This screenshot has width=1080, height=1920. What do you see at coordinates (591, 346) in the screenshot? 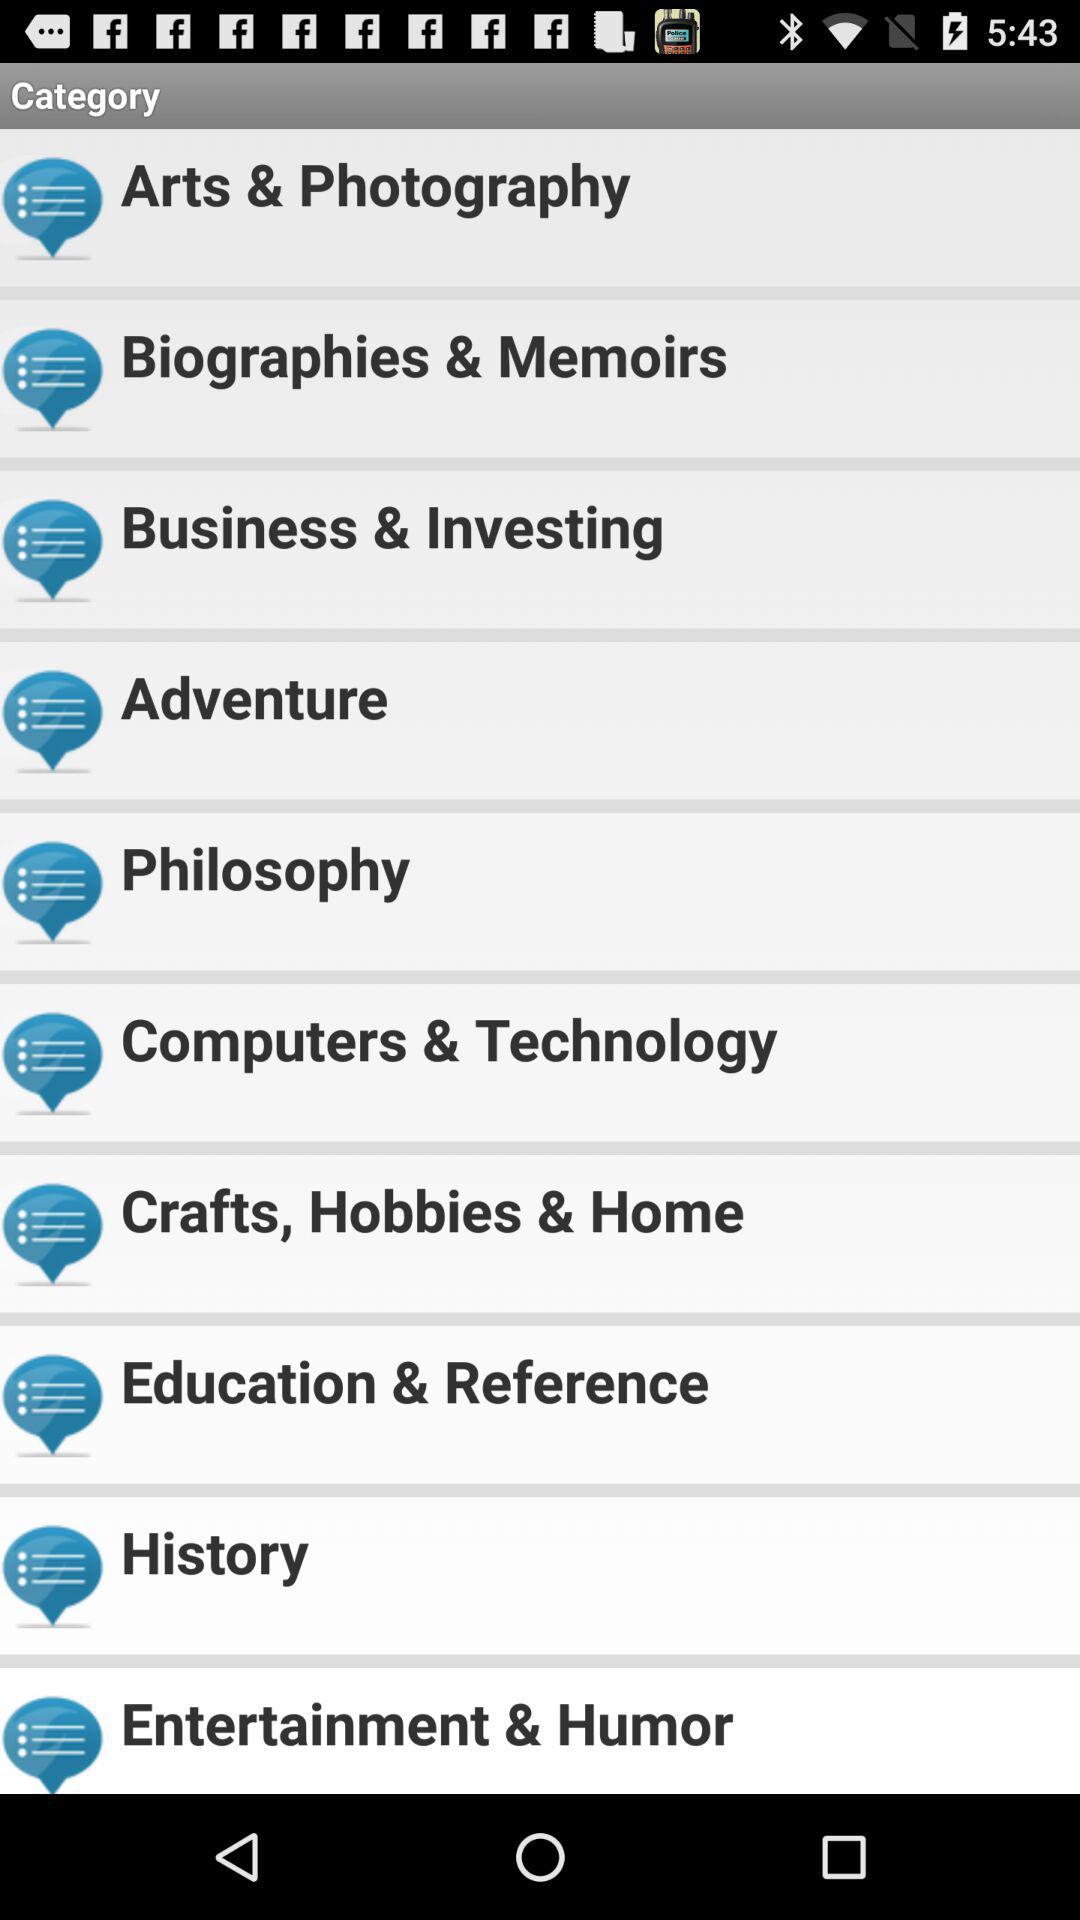
I see `the biographies & memoirs icon` at bounding box center [591, 346].